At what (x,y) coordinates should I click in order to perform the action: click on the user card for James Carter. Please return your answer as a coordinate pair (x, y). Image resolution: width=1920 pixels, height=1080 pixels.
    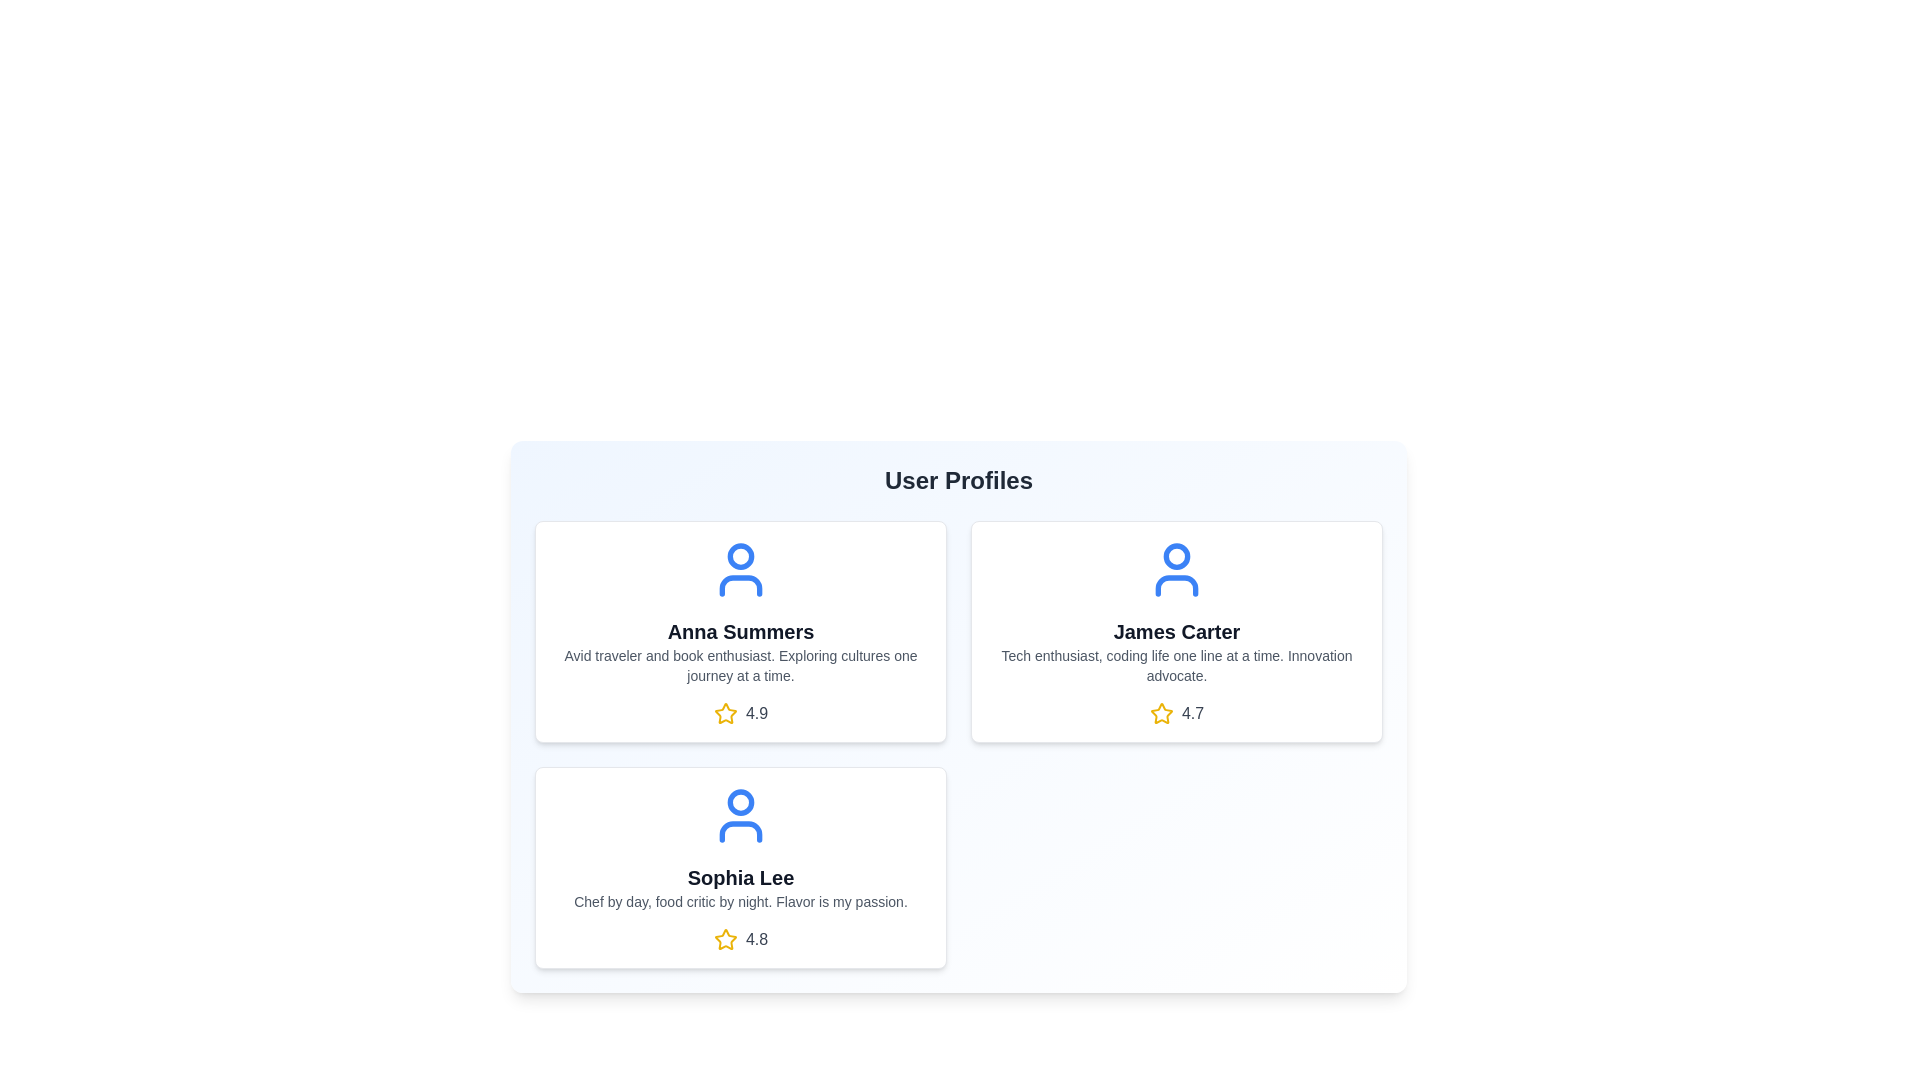
    Looking at the image, I should click on (1176, 632).